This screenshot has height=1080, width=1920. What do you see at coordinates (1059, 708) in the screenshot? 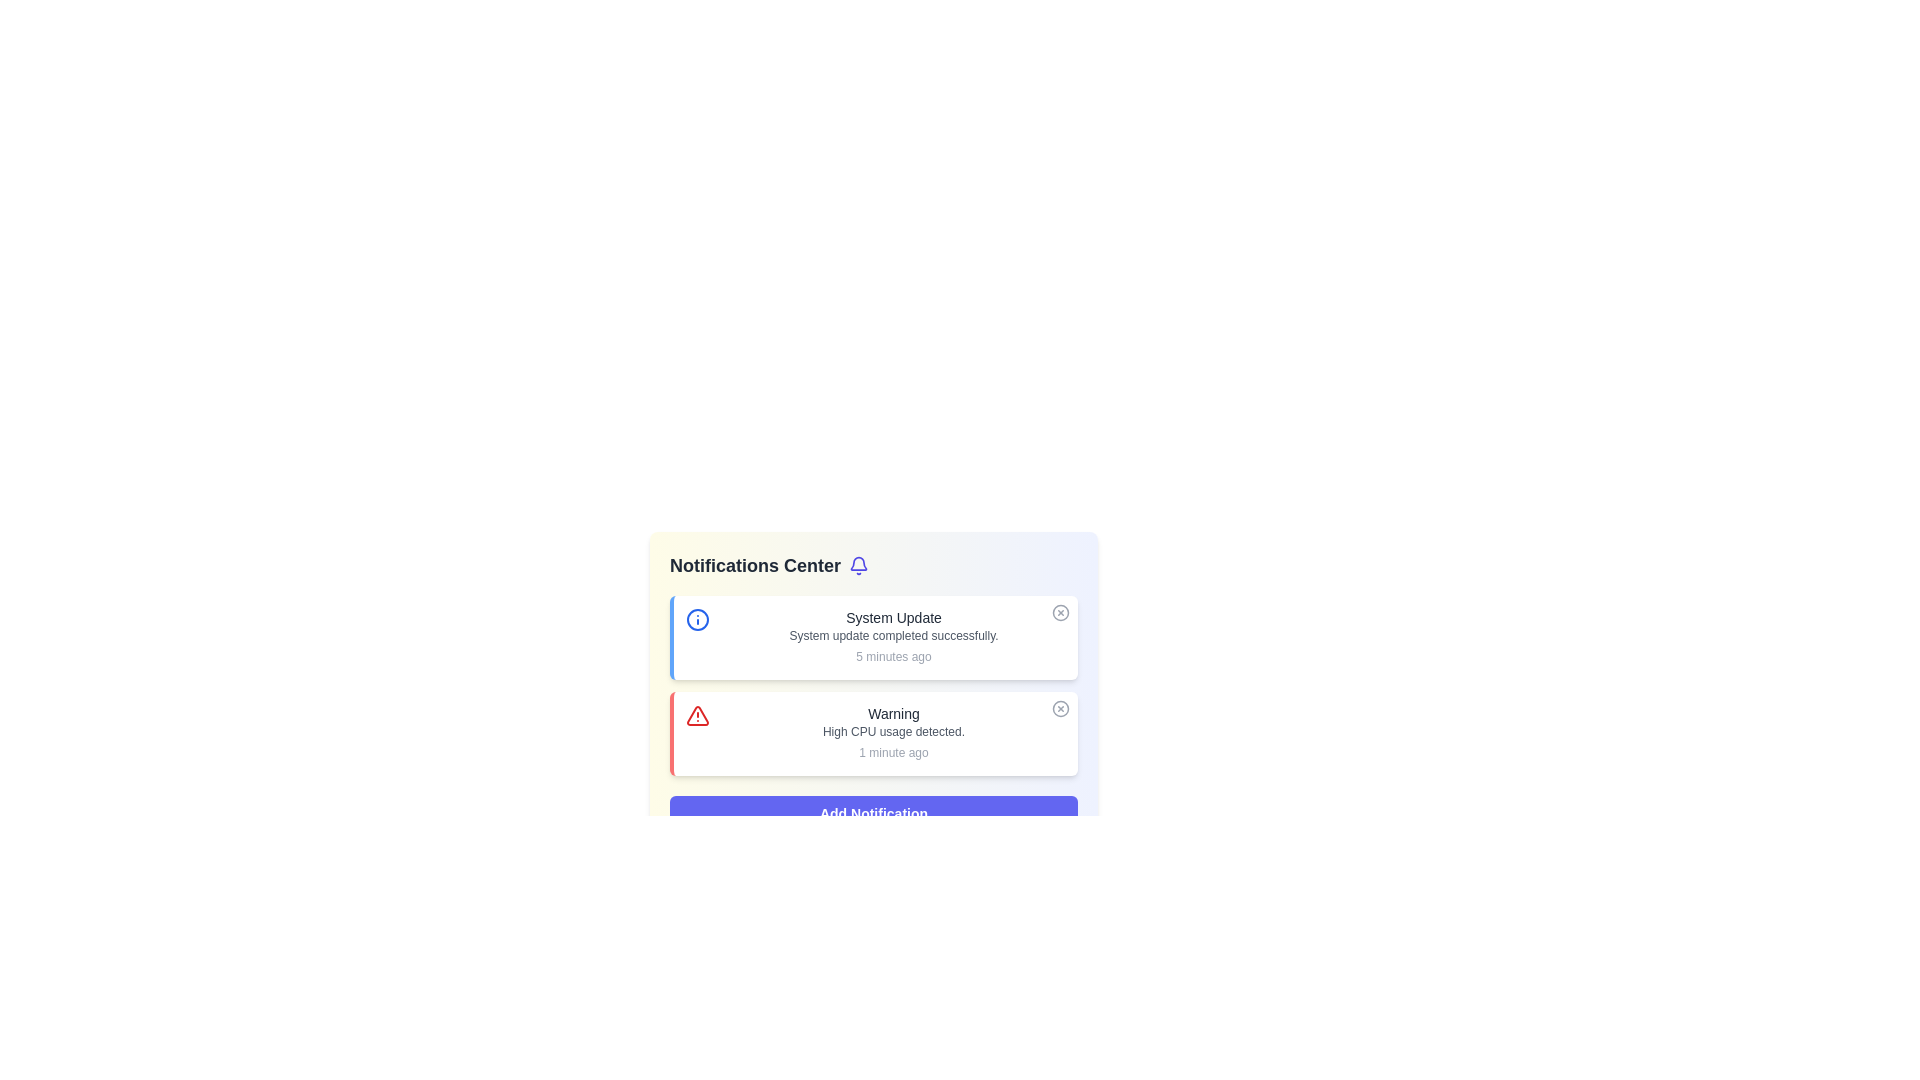
I see `the hollow circular icon which is part of the red-themed warning notification in the second row of the notification panel` at bounding box center [1059, 708].